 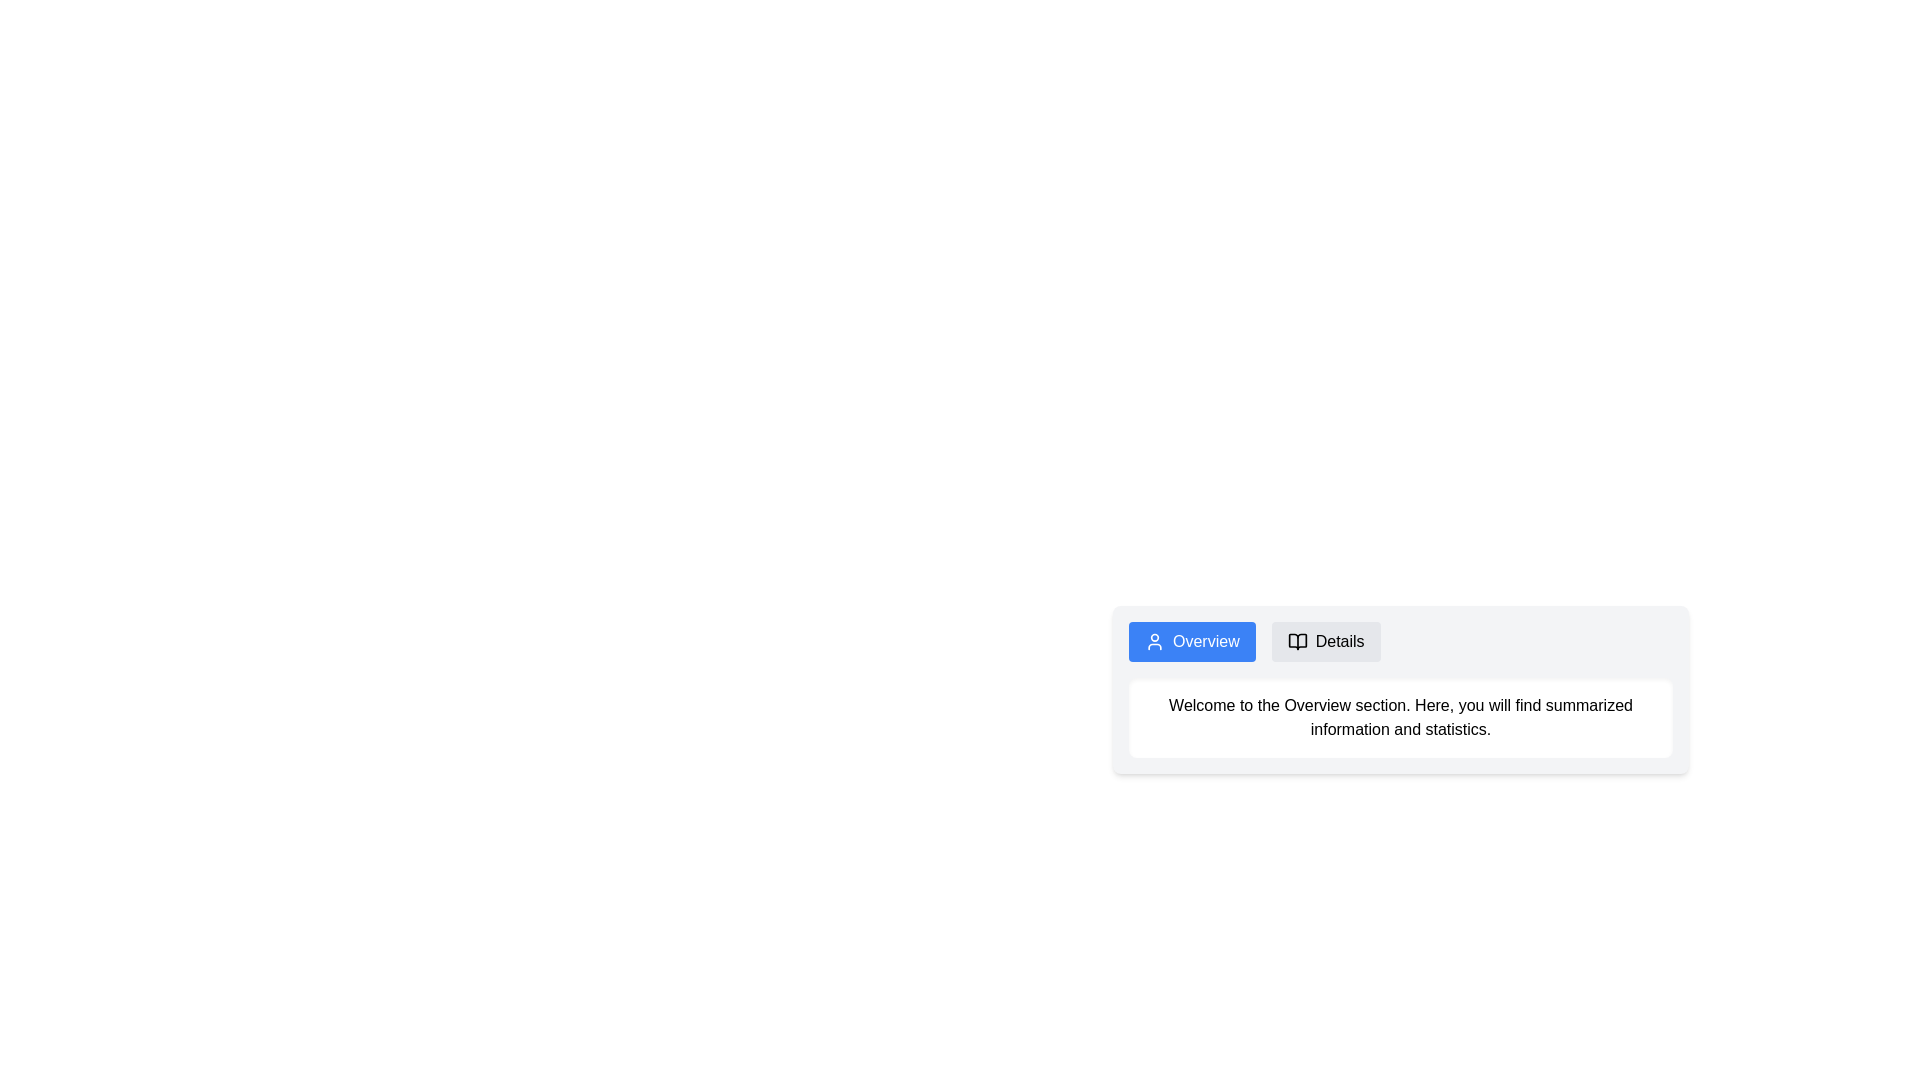 I want to click on the 'Details' text label, which is a medium-sized sans-serif font located within a rounded light gray rectangular button next to an open book icon, so click(x=1340, y=641).